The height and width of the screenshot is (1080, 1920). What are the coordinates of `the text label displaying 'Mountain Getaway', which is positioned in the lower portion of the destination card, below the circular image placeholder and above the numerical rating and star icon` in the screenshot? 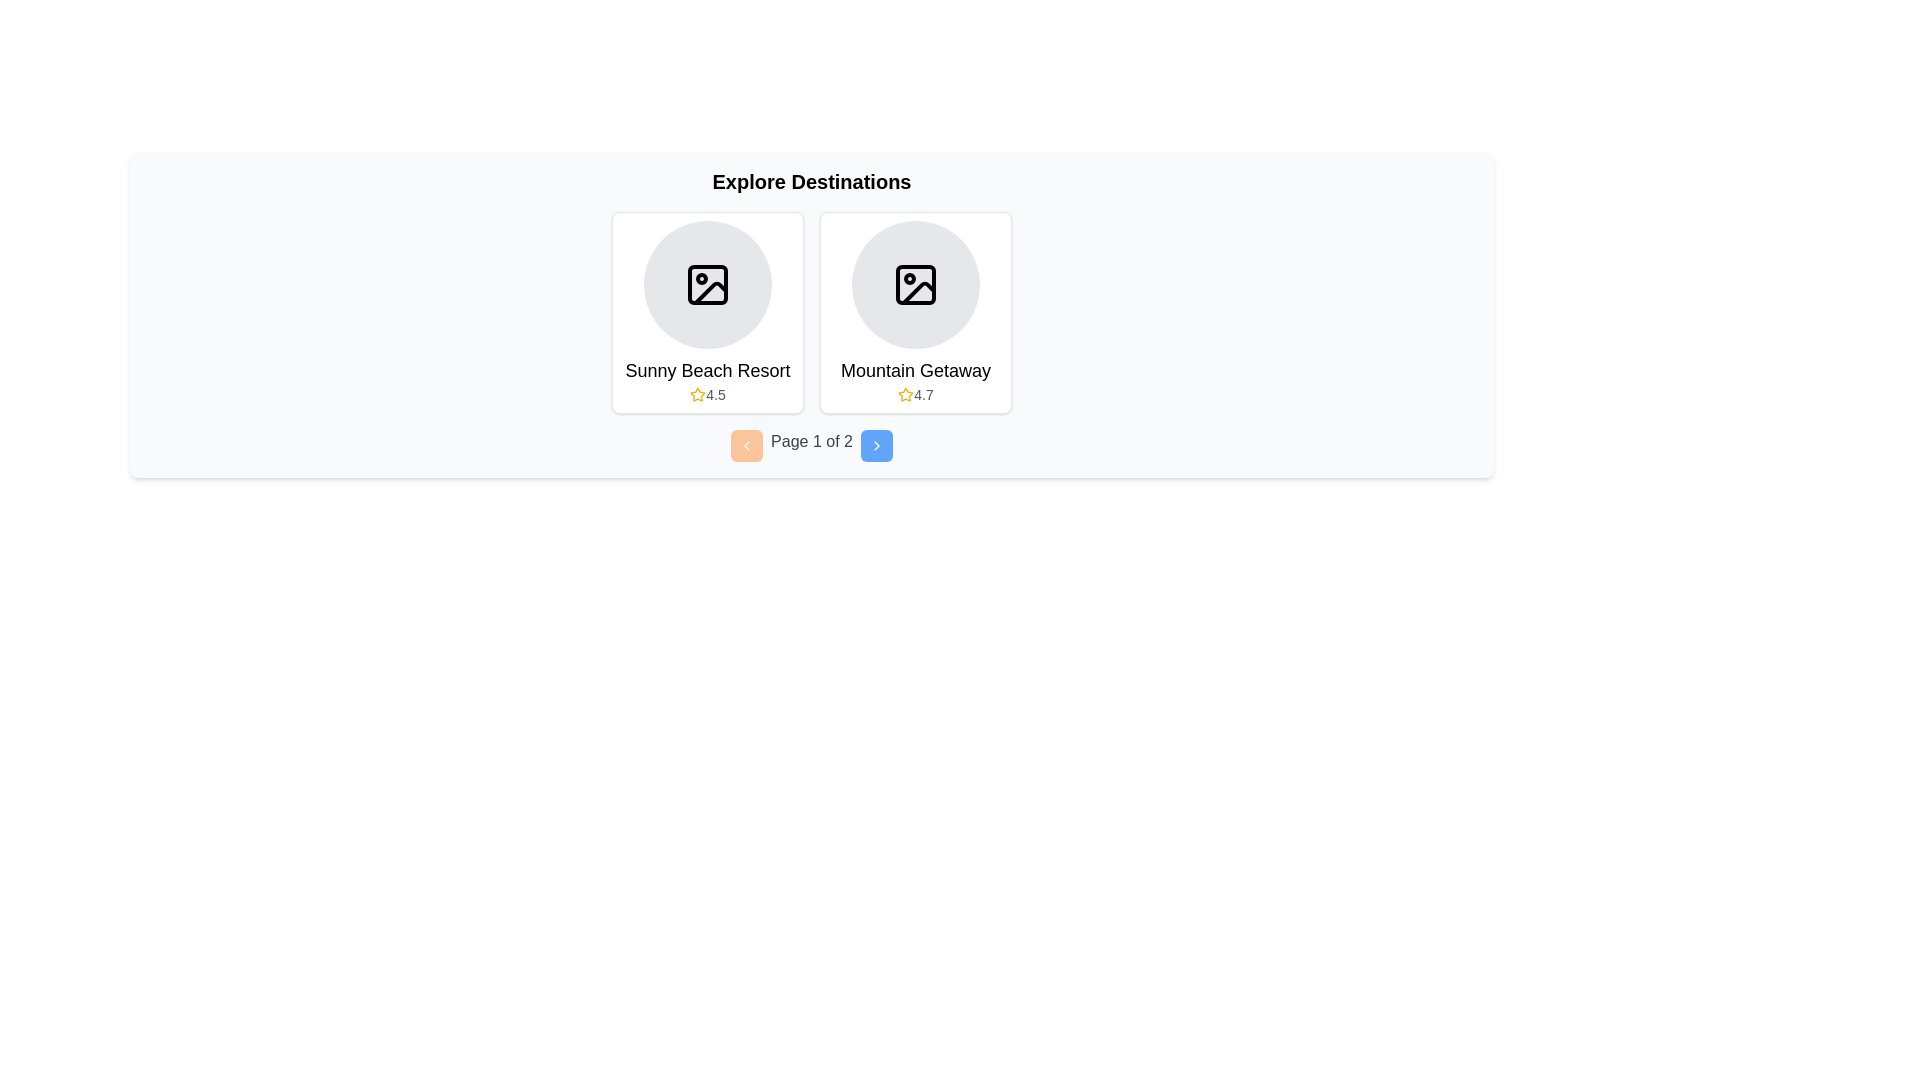 It's located at (915, 370).